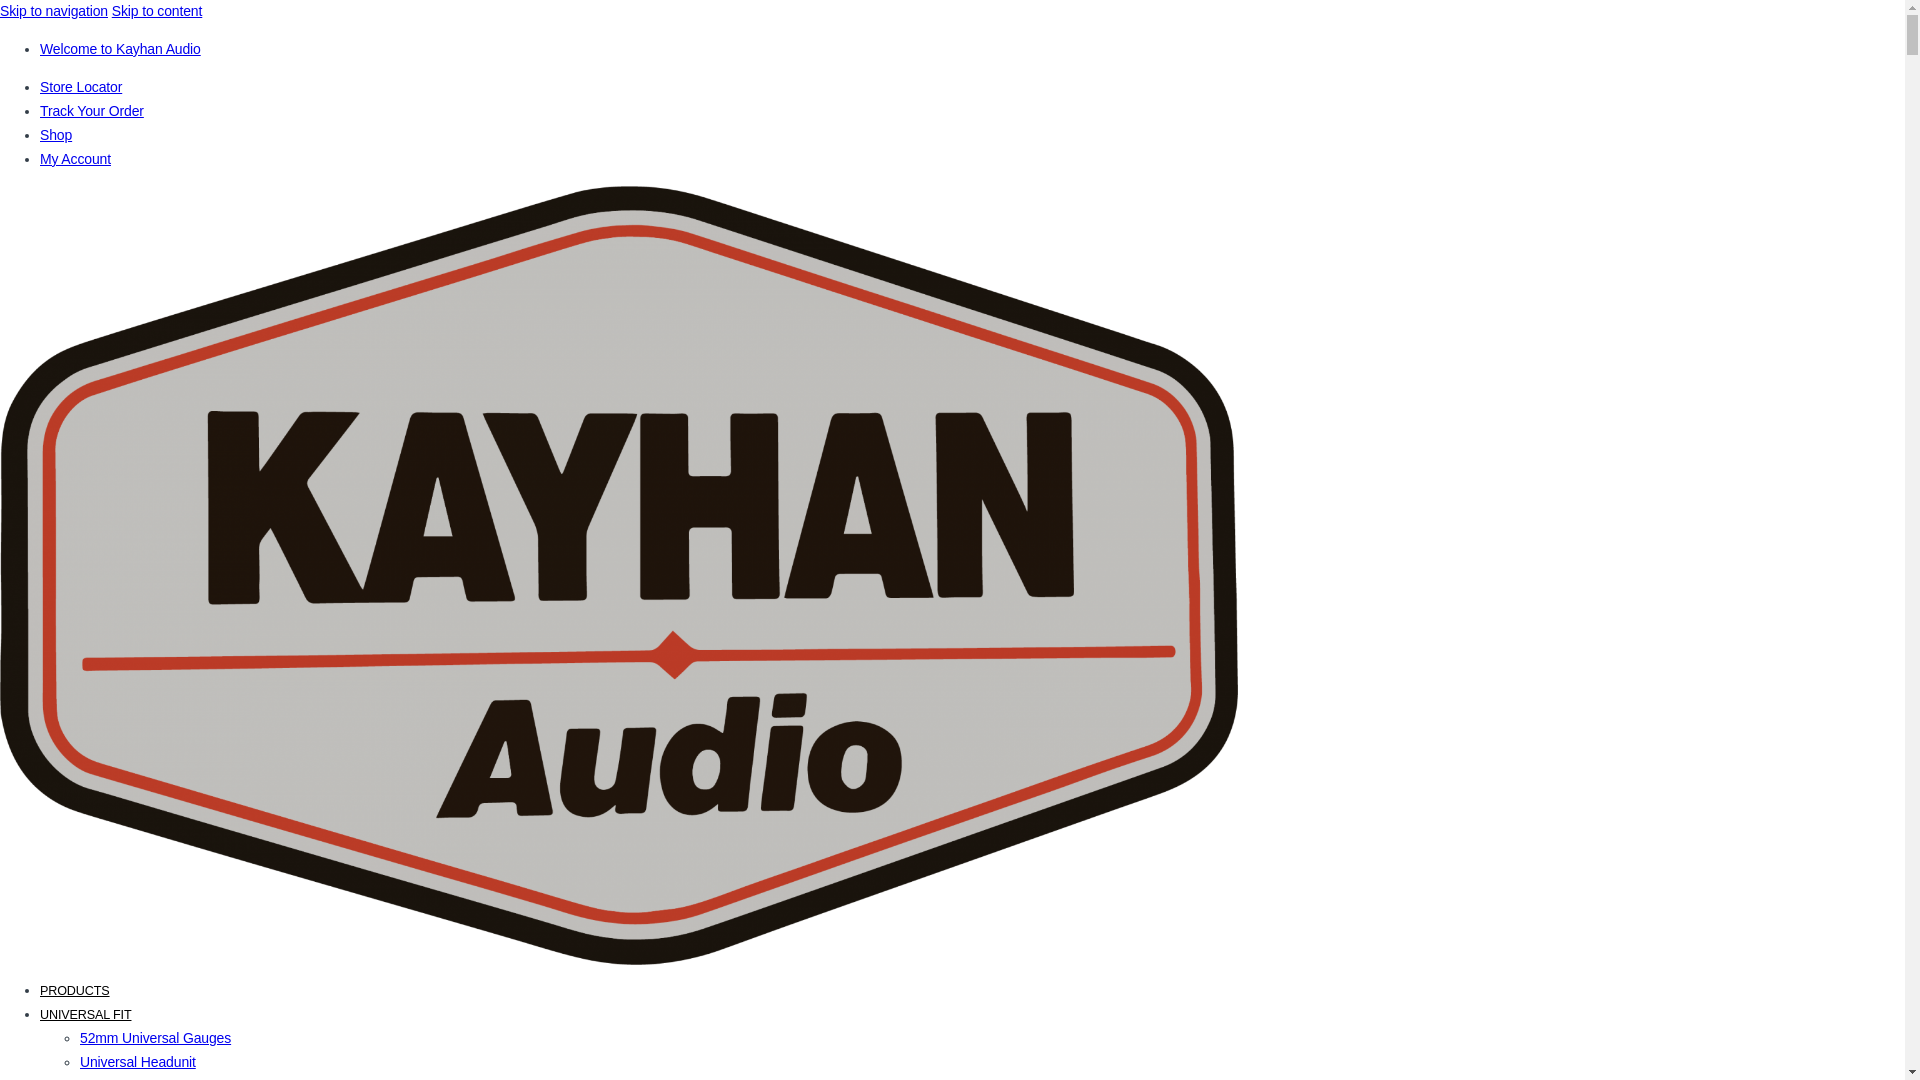 This screenshot has height=1080, width=1920. I want to click on 'My Account', so click(75, 157).